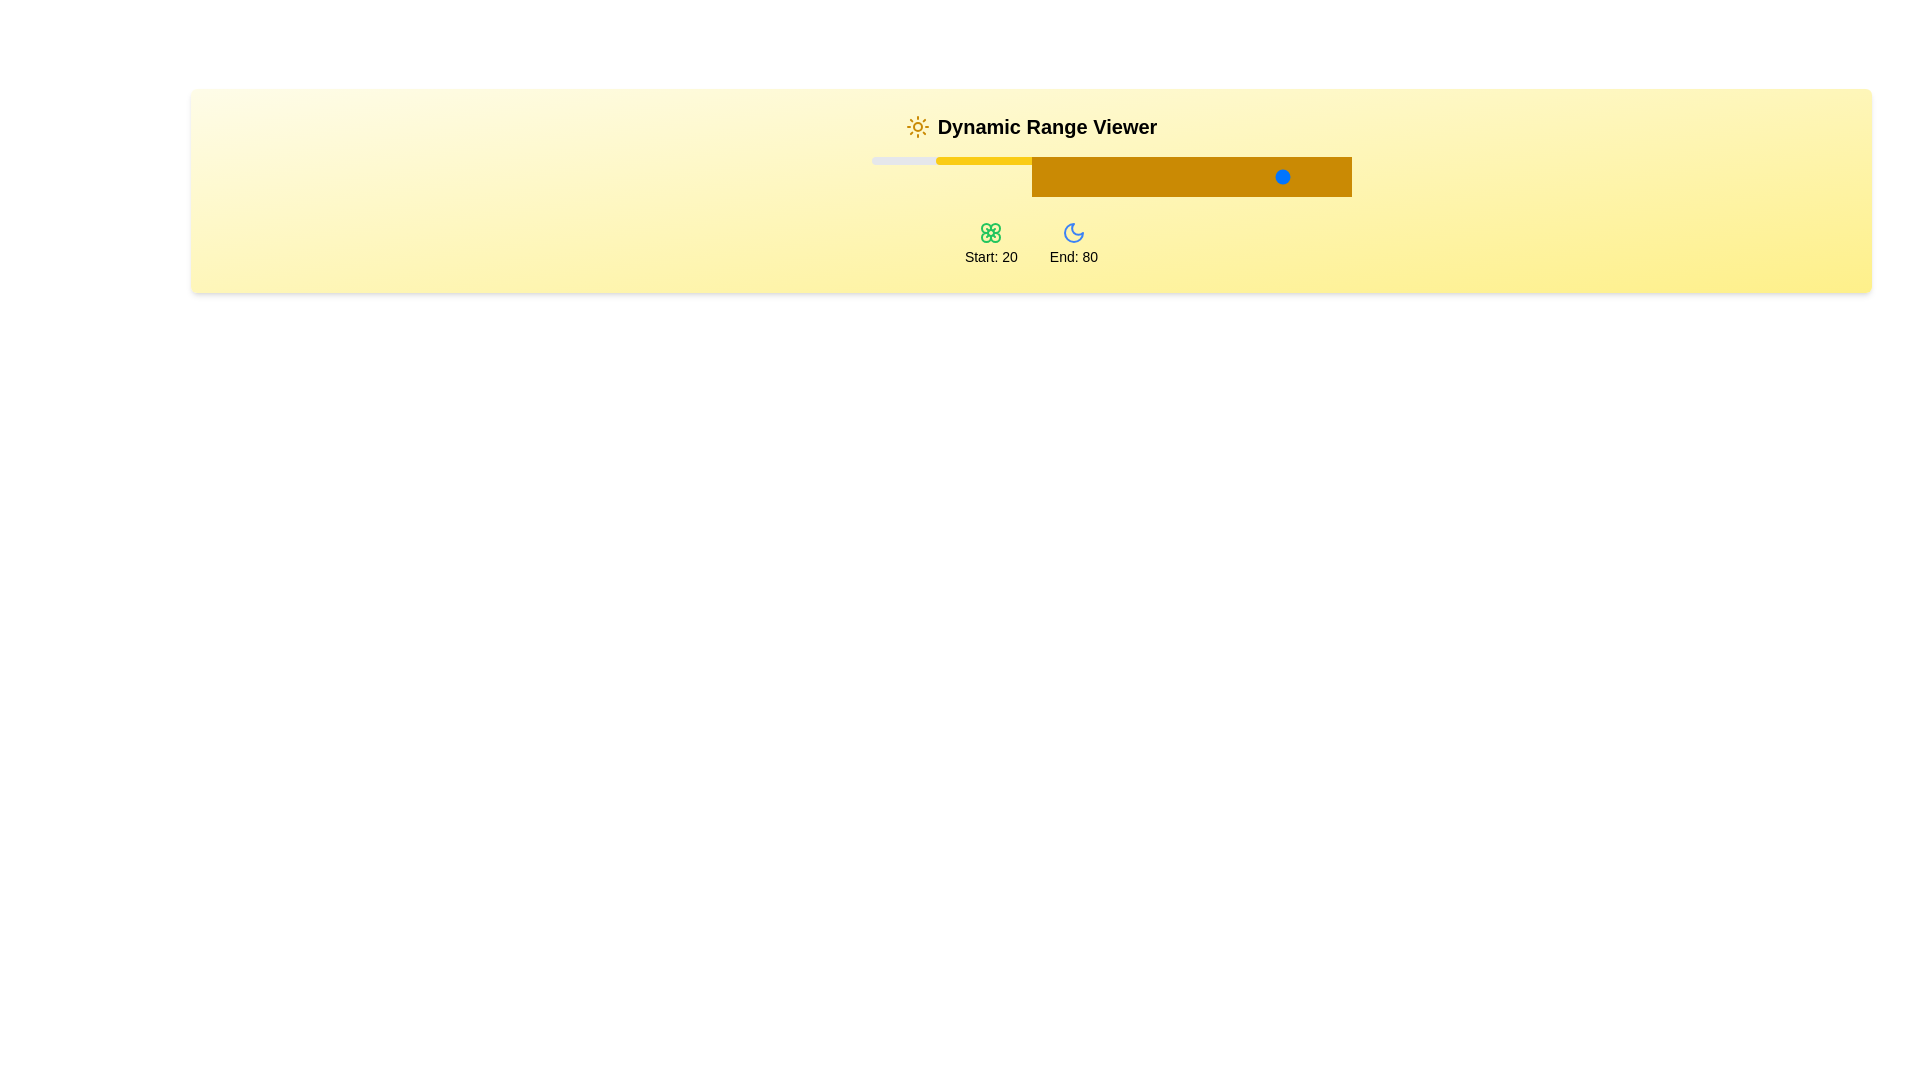 The height and width of the screenshot is (1080, 1920). What do you see at coordinates (950, 160) in the screenshot?
I see `the slider` at bounding box center [950, 160].